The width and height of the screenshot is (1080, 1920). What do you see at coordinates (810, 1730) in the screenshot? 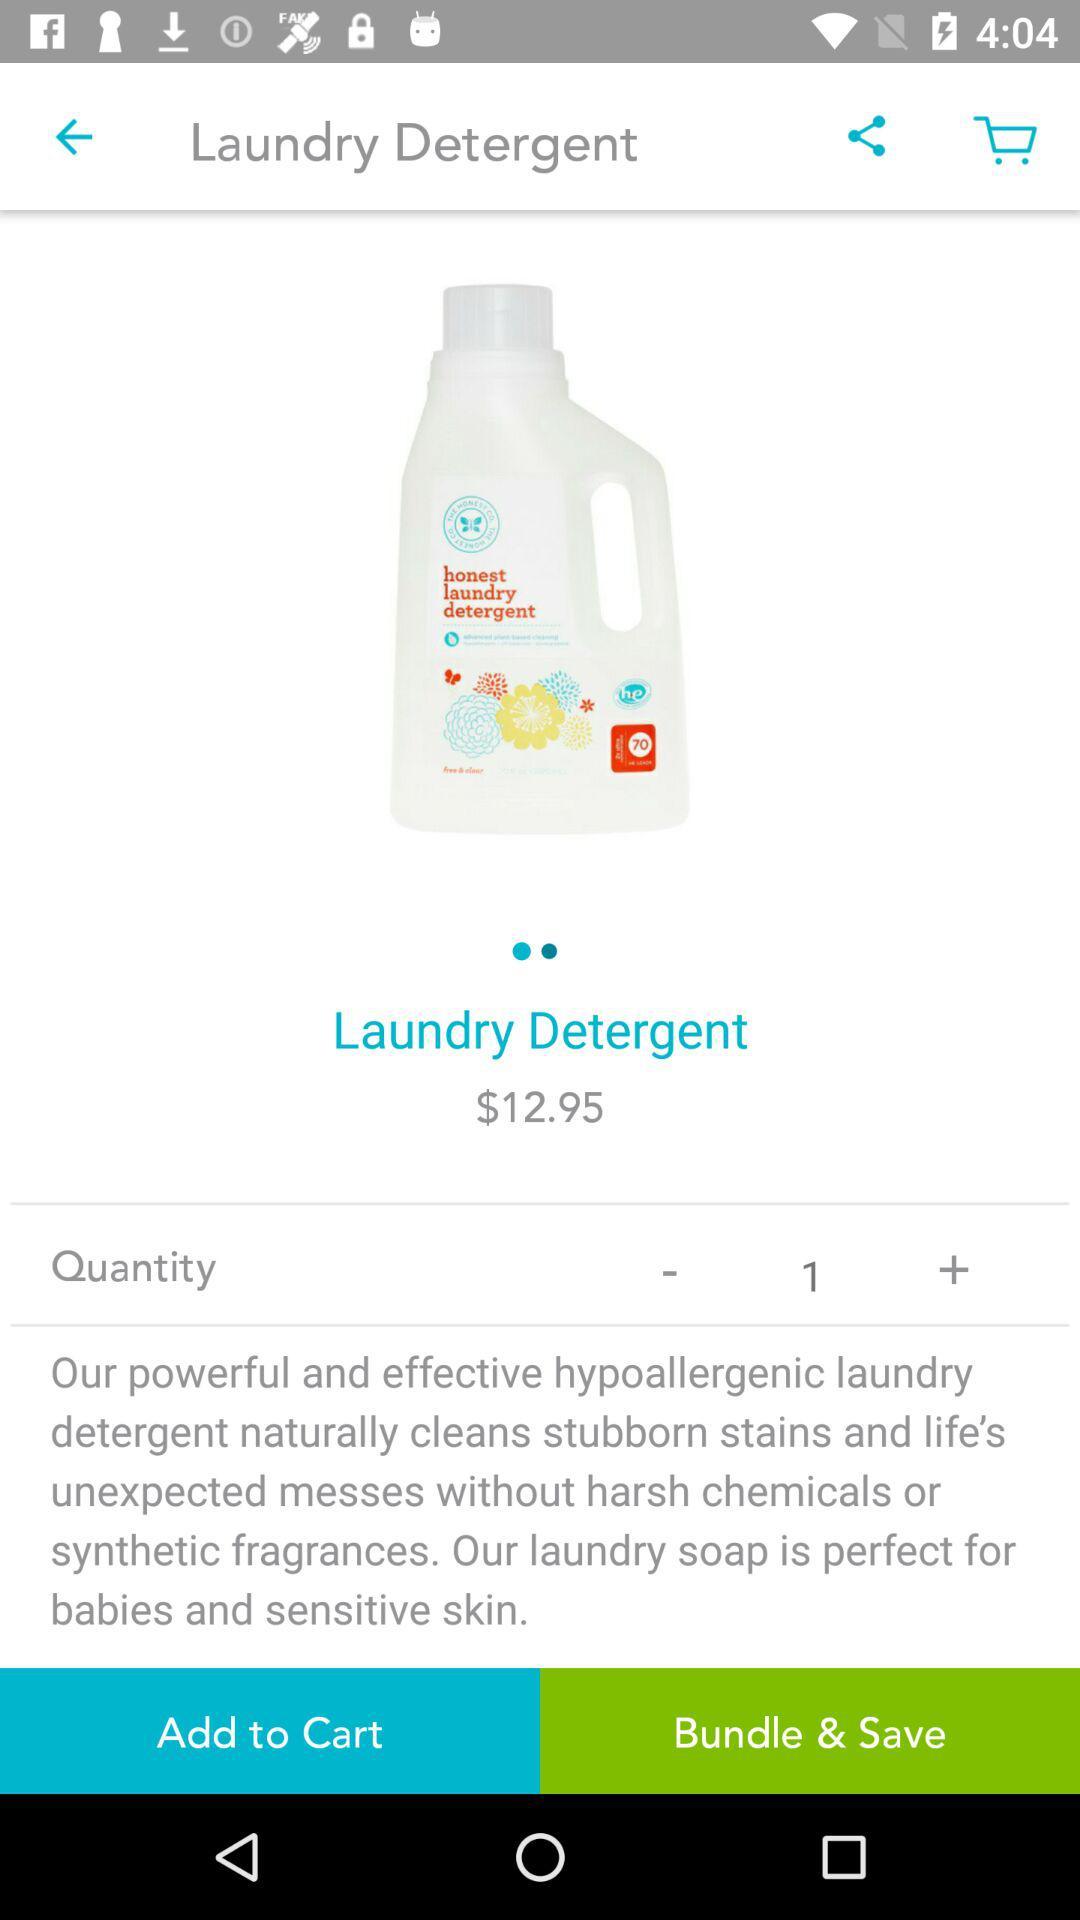
I see `the icon to the right of the add to cart` at bounding box center [810, 1730].